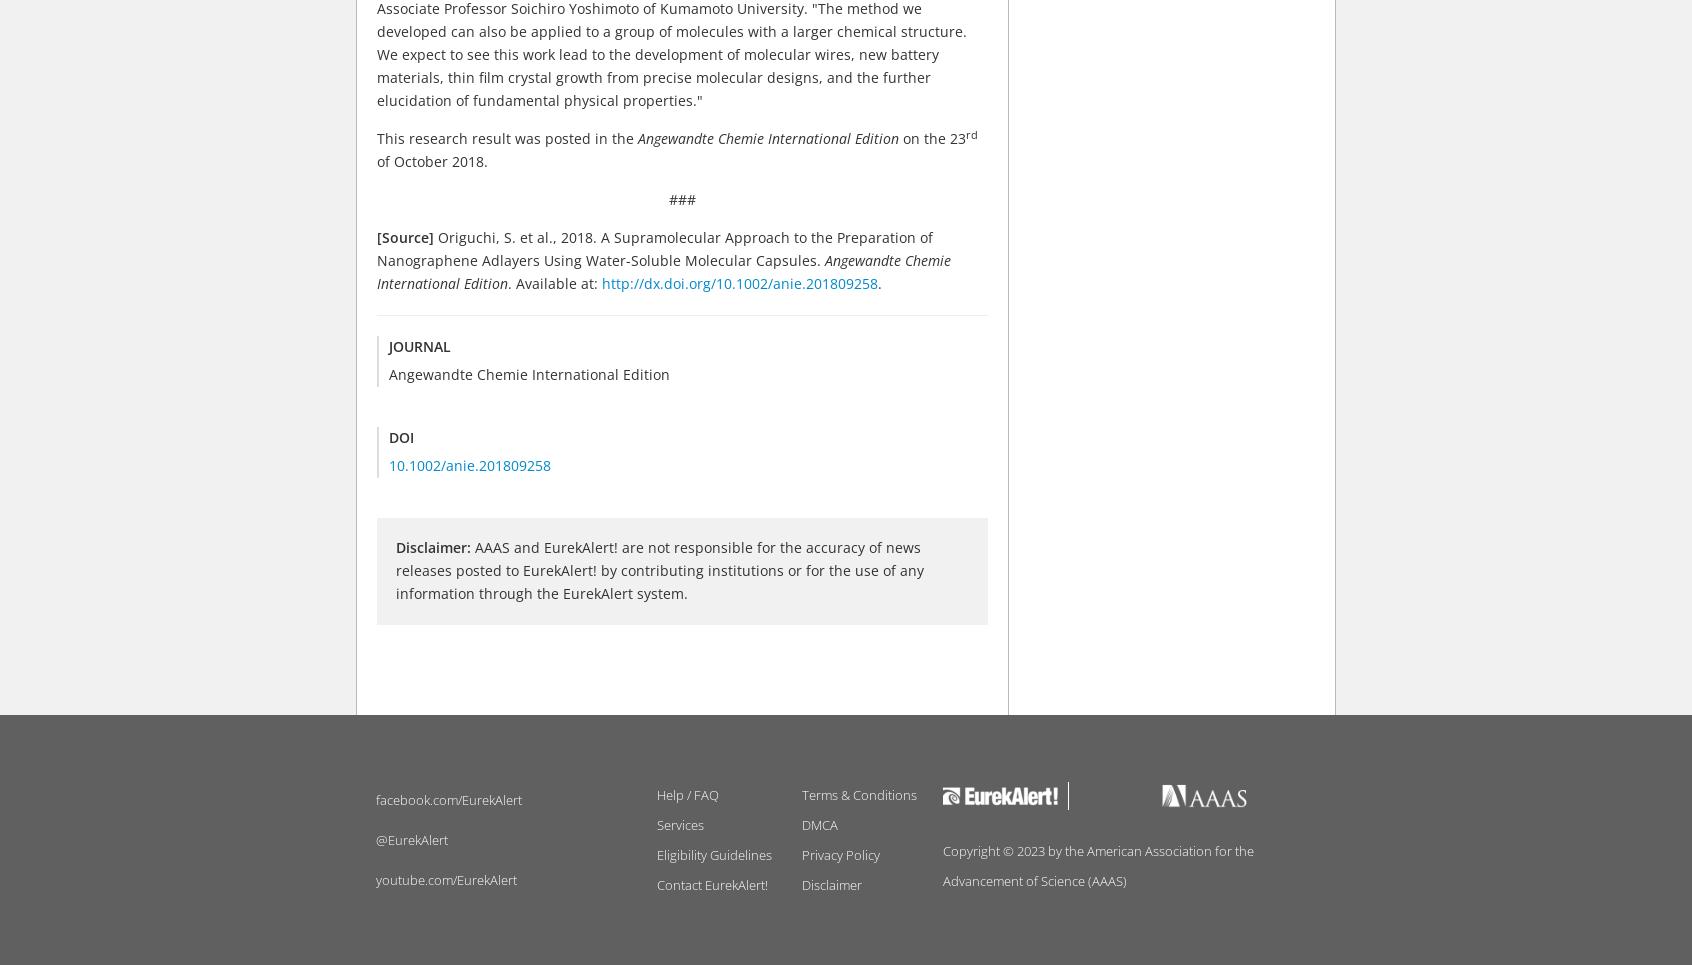  Describe the element at coordinates (401, 438) in the screenshot. I see `'DOI'` at that location.